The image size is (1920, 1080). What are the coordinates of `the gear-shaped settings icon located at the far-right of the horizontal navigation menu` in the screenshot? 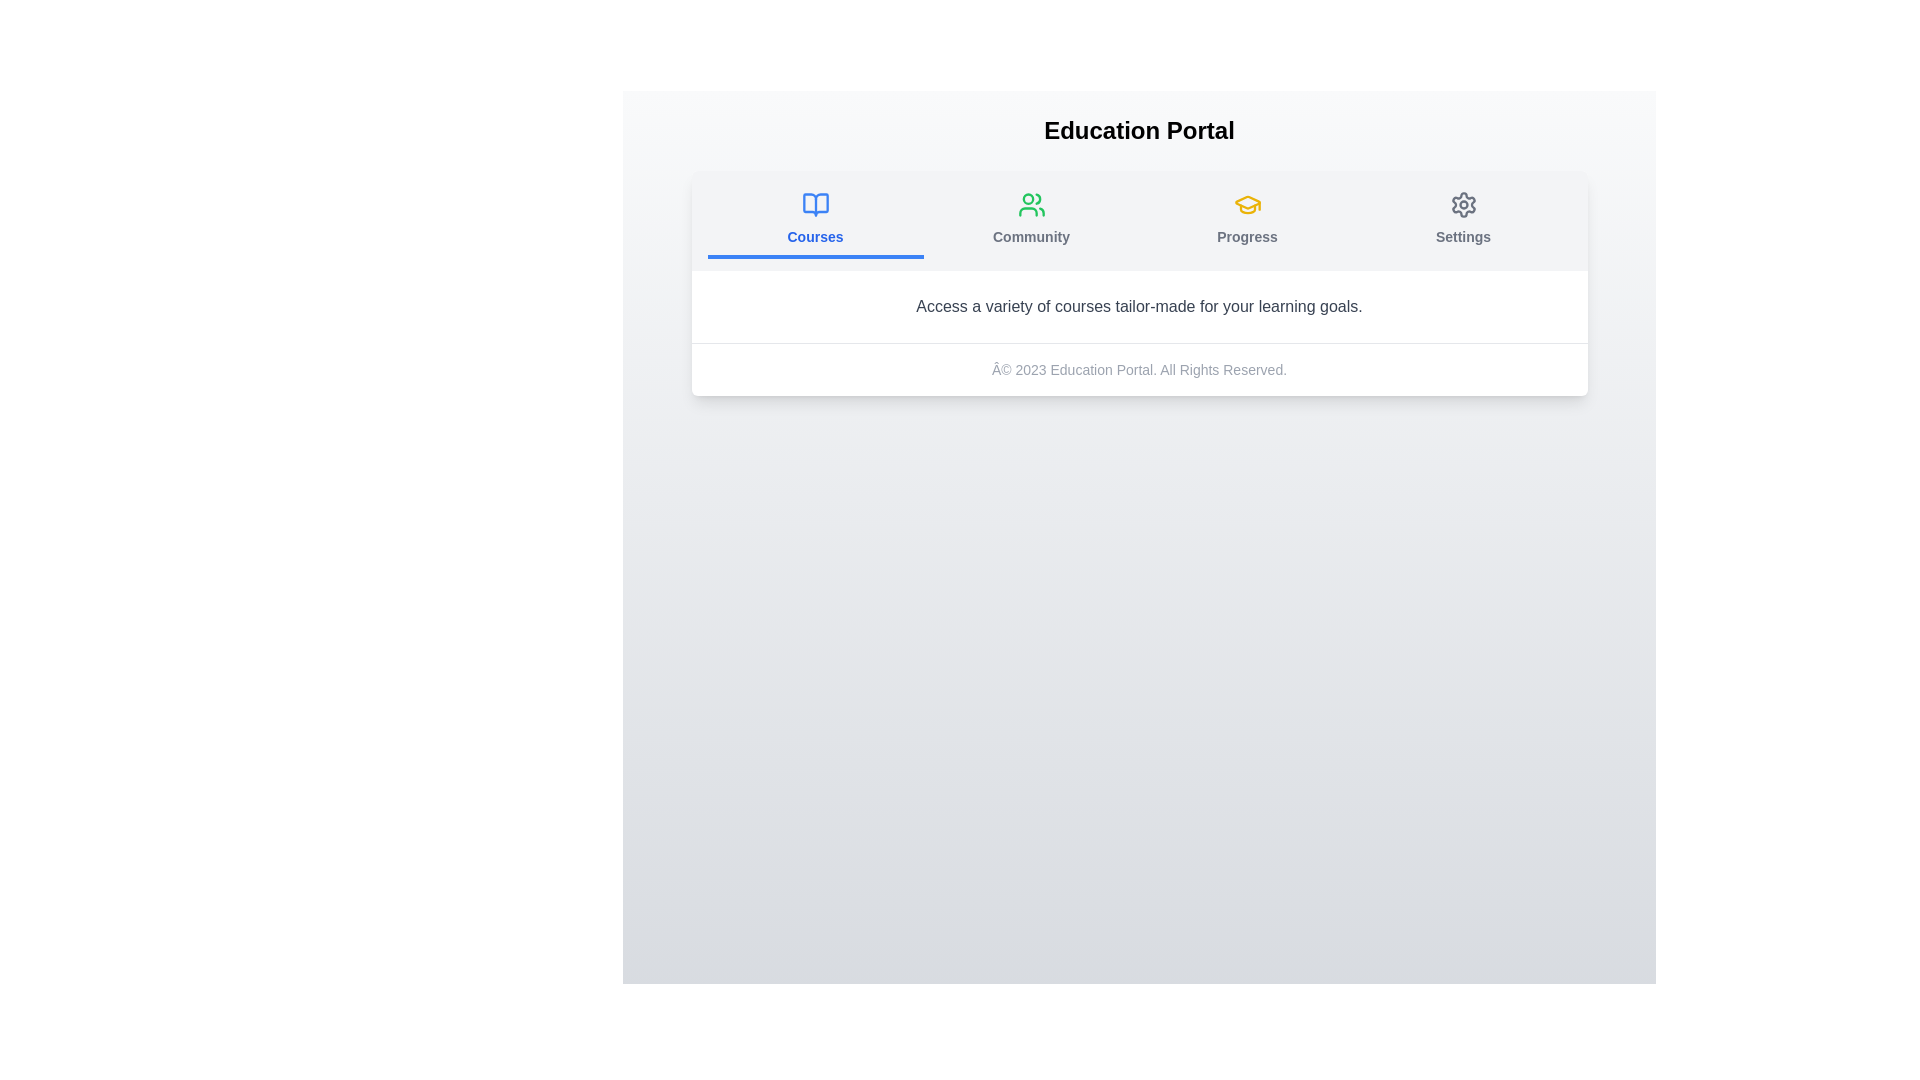 It's located at (1463, 204).